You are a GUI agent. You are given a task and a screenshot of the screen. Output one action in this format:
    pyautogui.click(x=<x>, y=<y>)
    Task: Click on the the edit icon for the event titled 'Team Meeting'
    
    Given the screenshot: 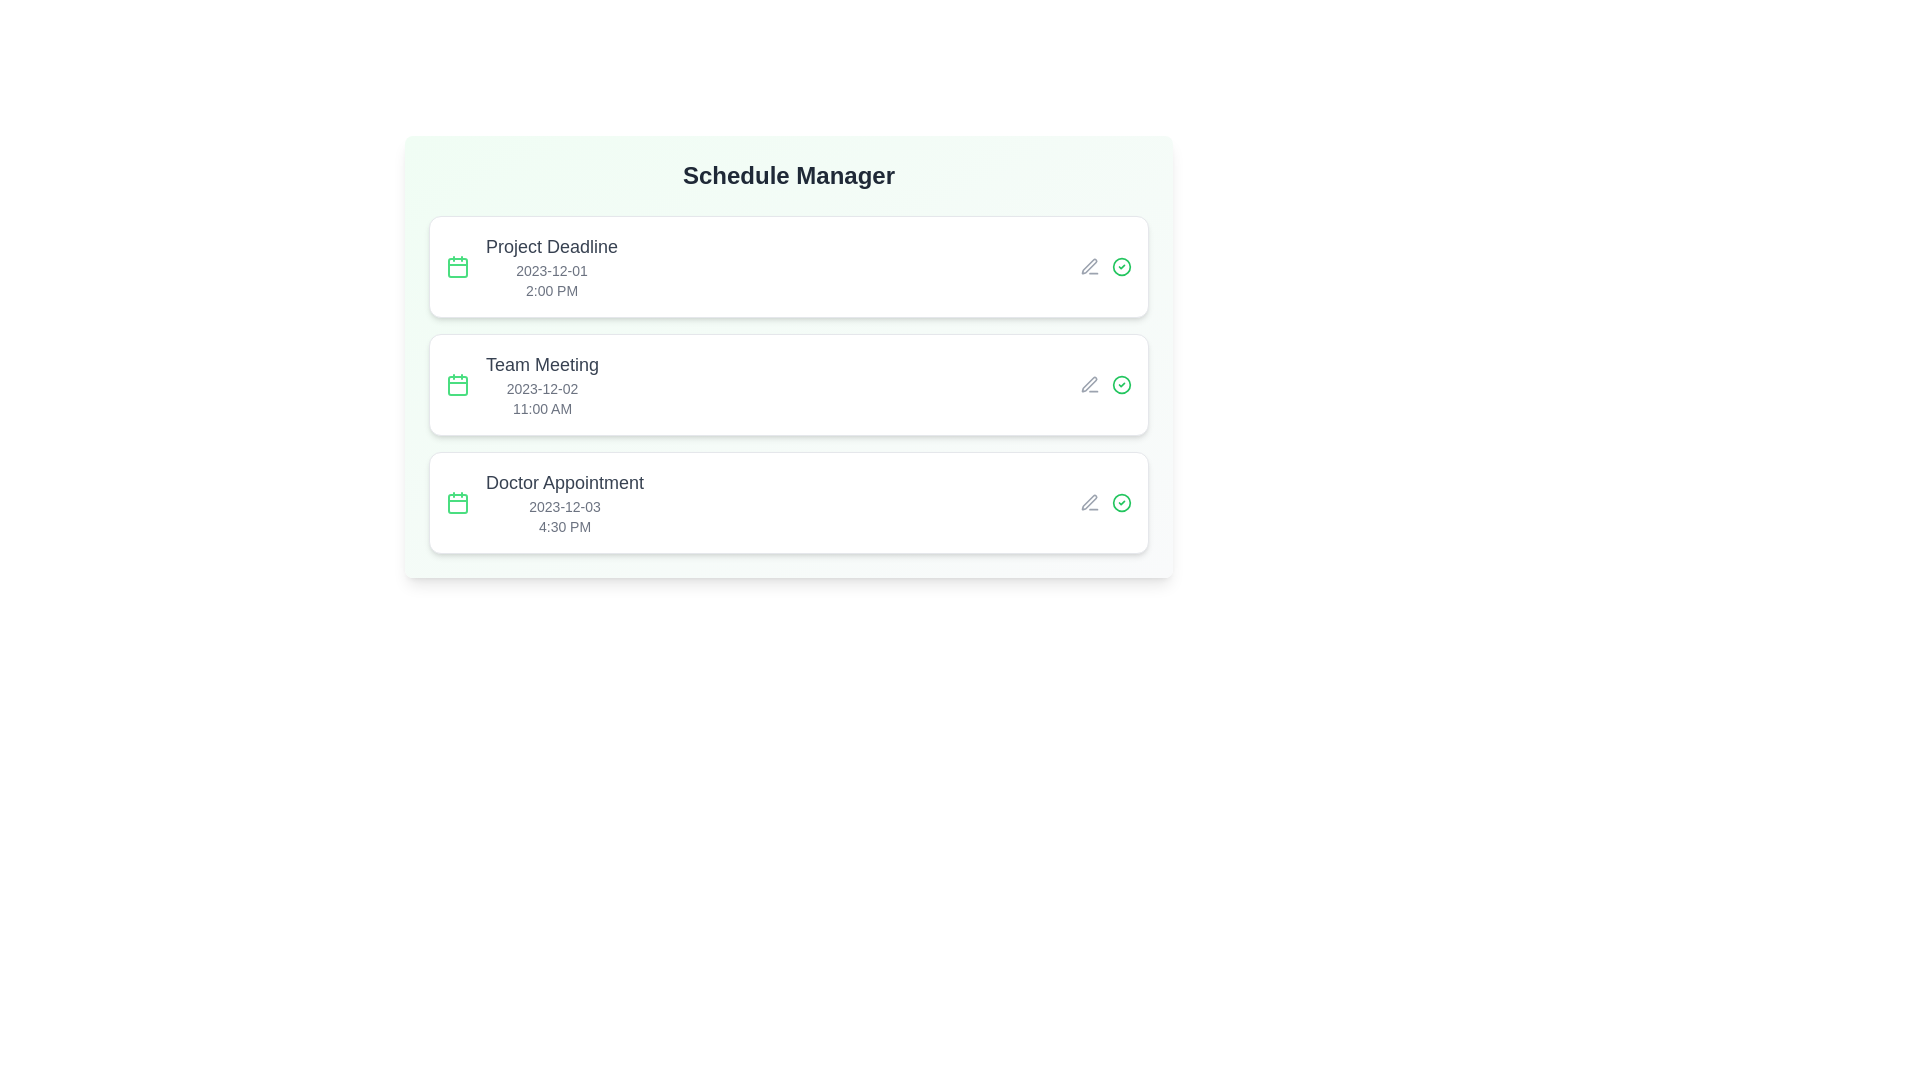 What is the action you would take?
    pyautogui.click(x=1088, y=385)
    